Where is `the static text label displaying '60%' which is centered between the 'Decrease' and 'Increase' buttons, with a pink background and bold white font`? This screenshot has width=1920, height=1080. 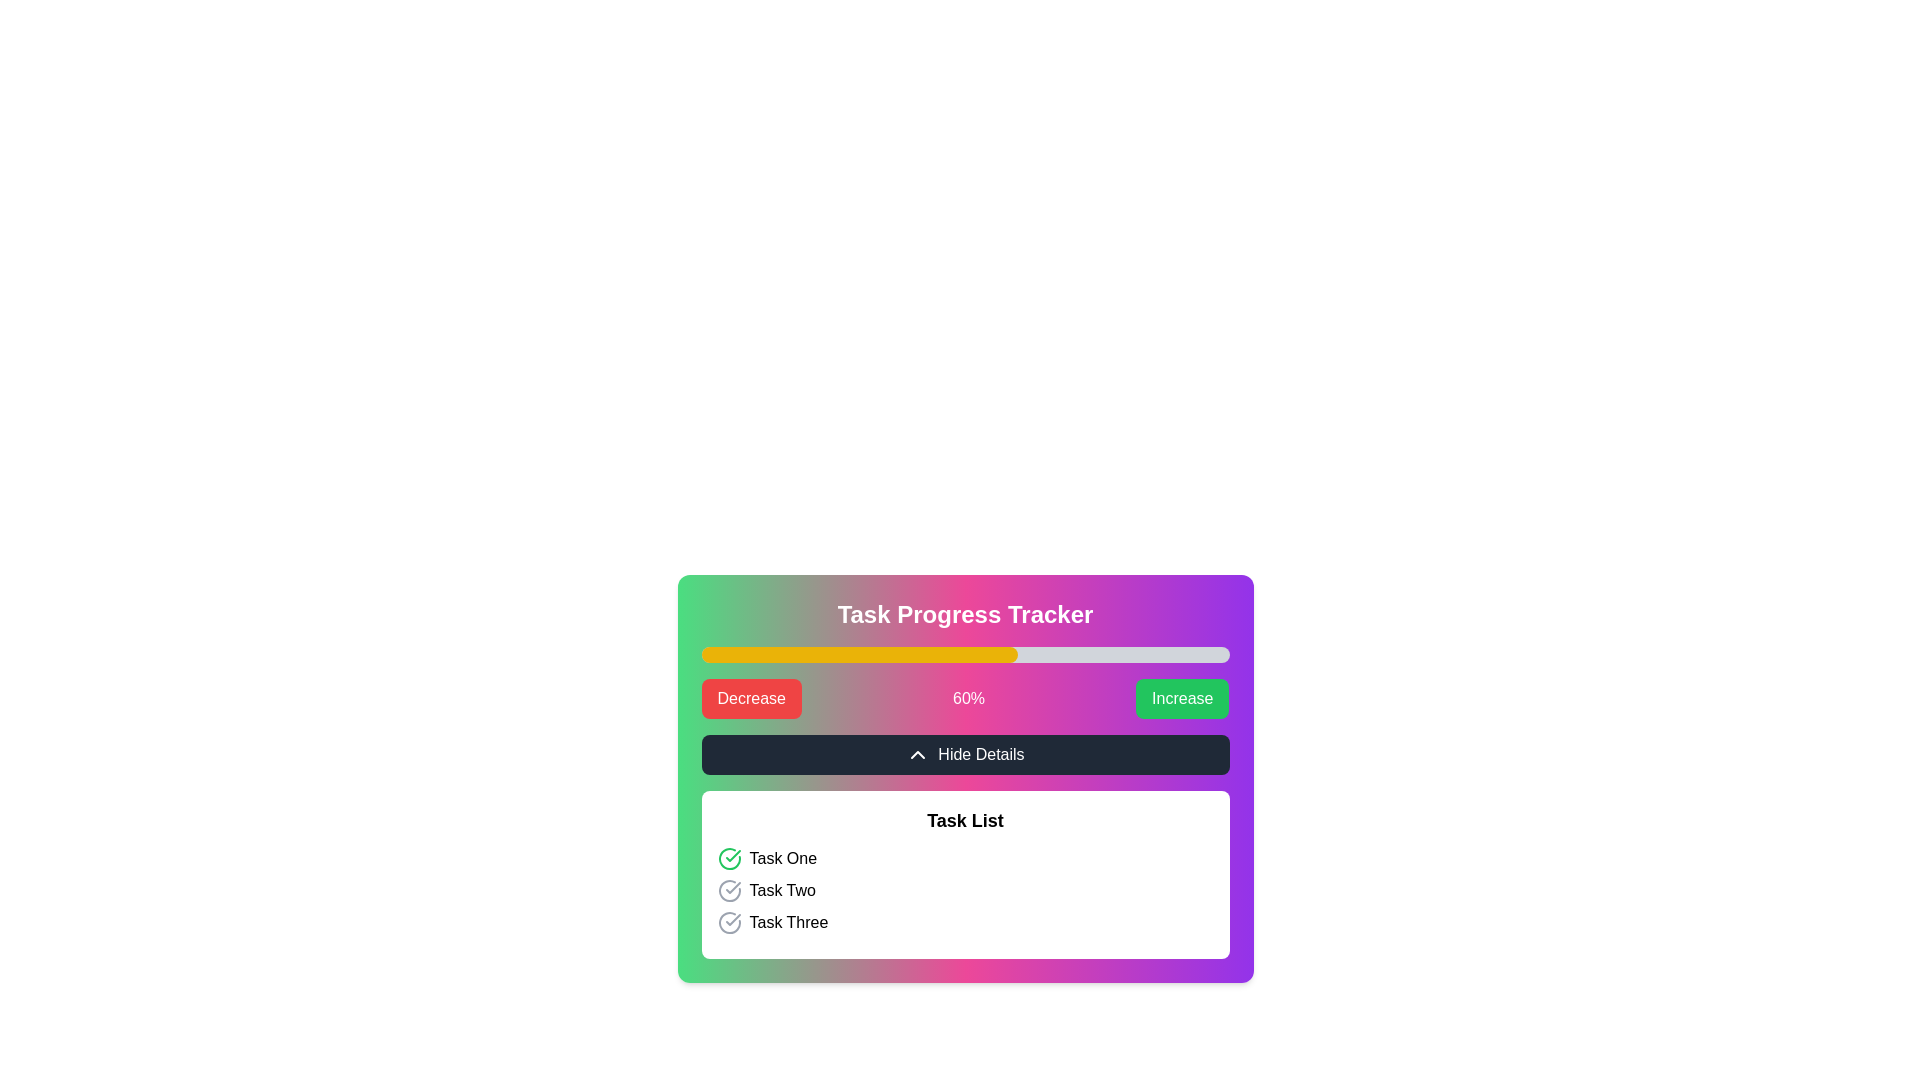 the static text label displaying '60%' which is centered between the 'Decrease' and 'Increase' buttons, with a pink background and bold white font is located at coordinates (969, 697).